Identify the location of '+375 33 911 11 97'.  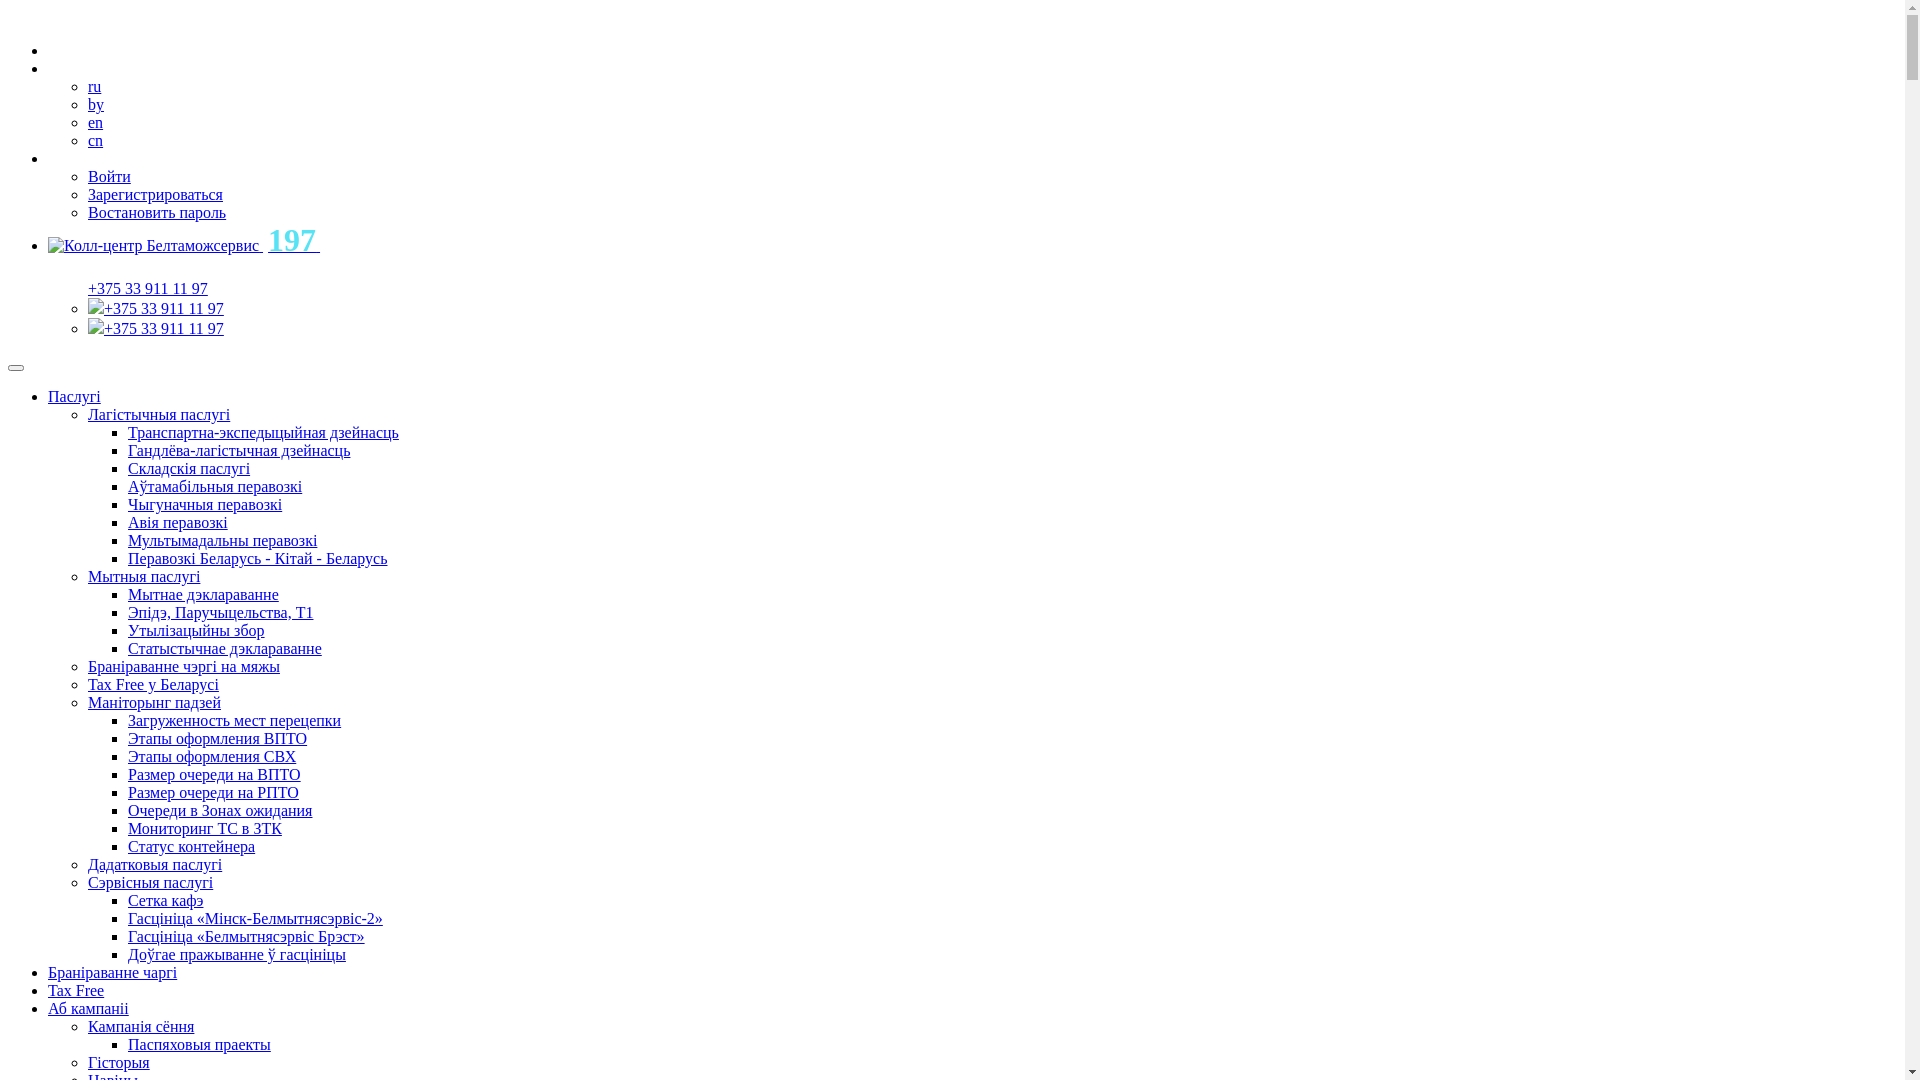
(86, 288).